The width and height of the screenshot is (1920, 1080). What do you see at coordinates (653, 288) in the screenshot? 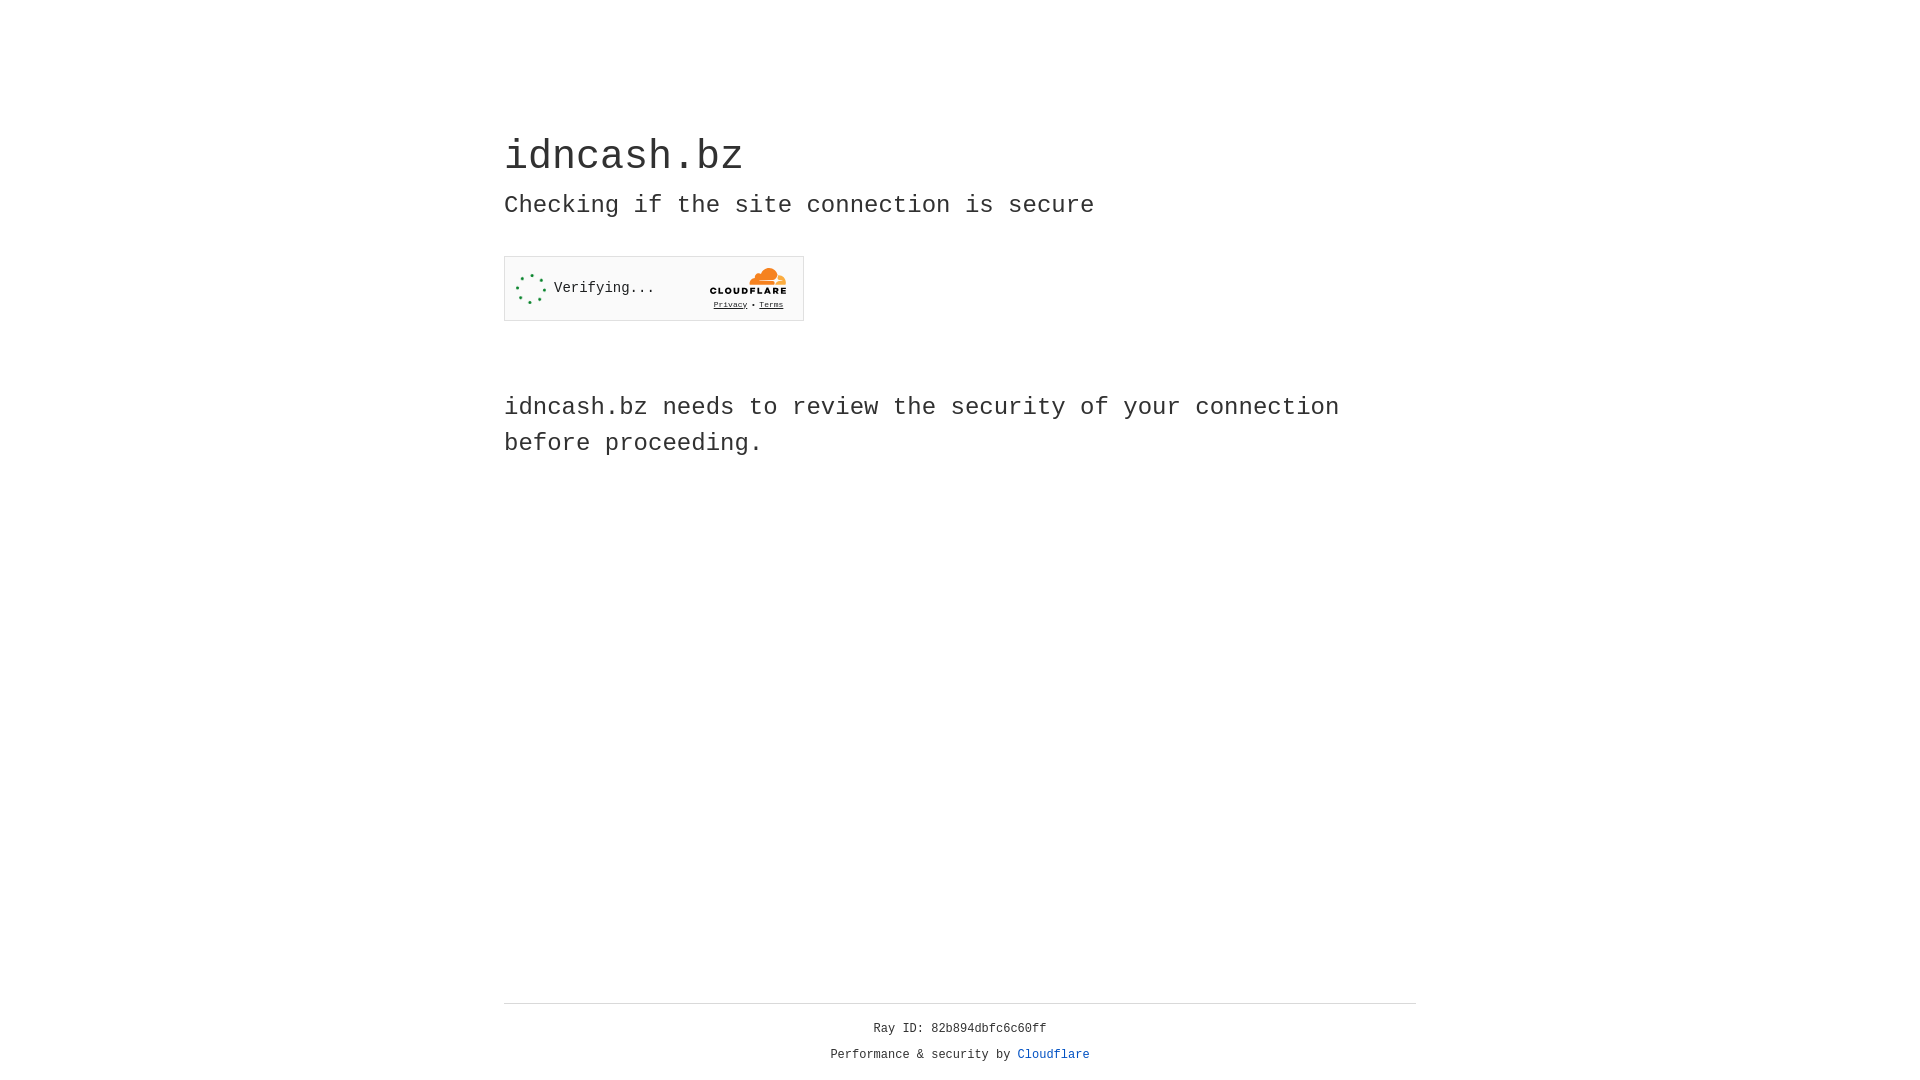
I see `'Widget containing a Cloudflare security challenge'` at bounding box center [653, 288].